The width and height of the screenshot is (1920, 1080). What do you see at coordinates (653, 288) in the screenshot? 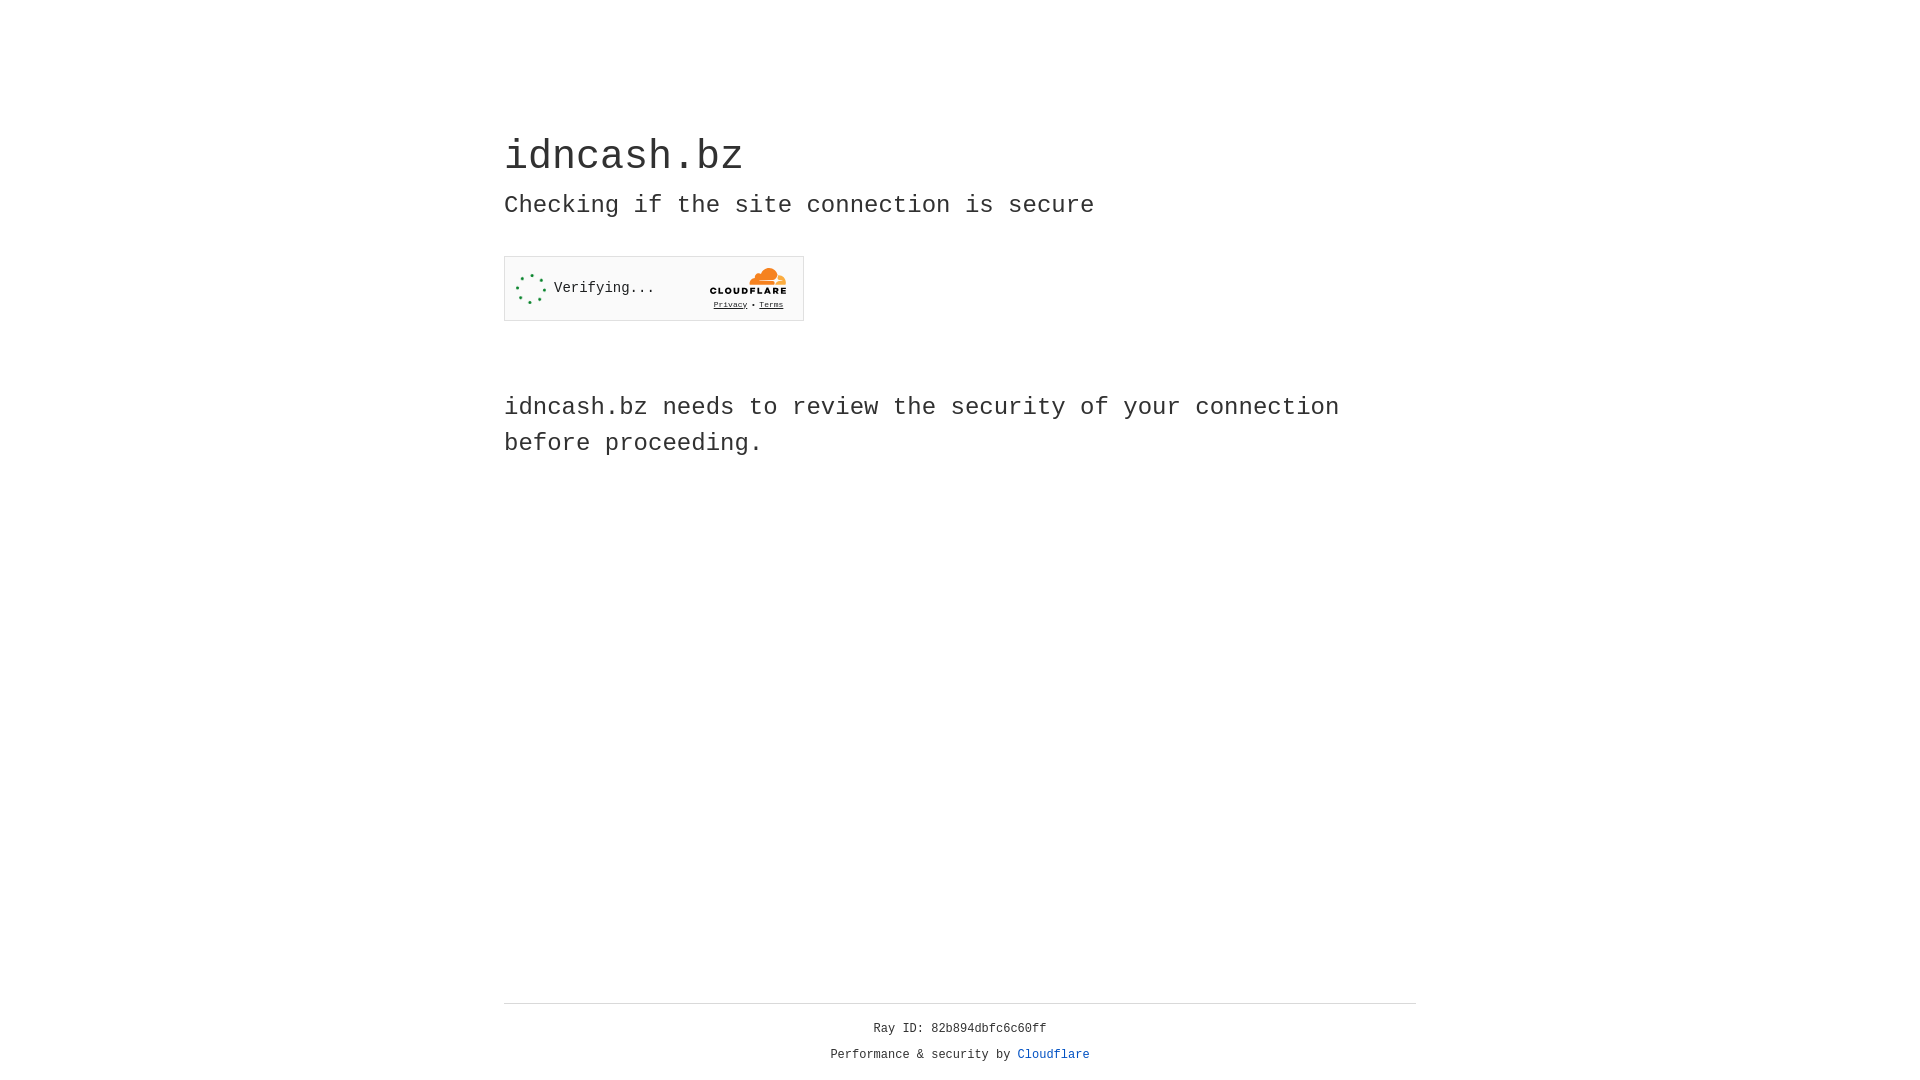
I see `'Widget containing a Cloudflare security challenge'` at bounding box center [653, 288].